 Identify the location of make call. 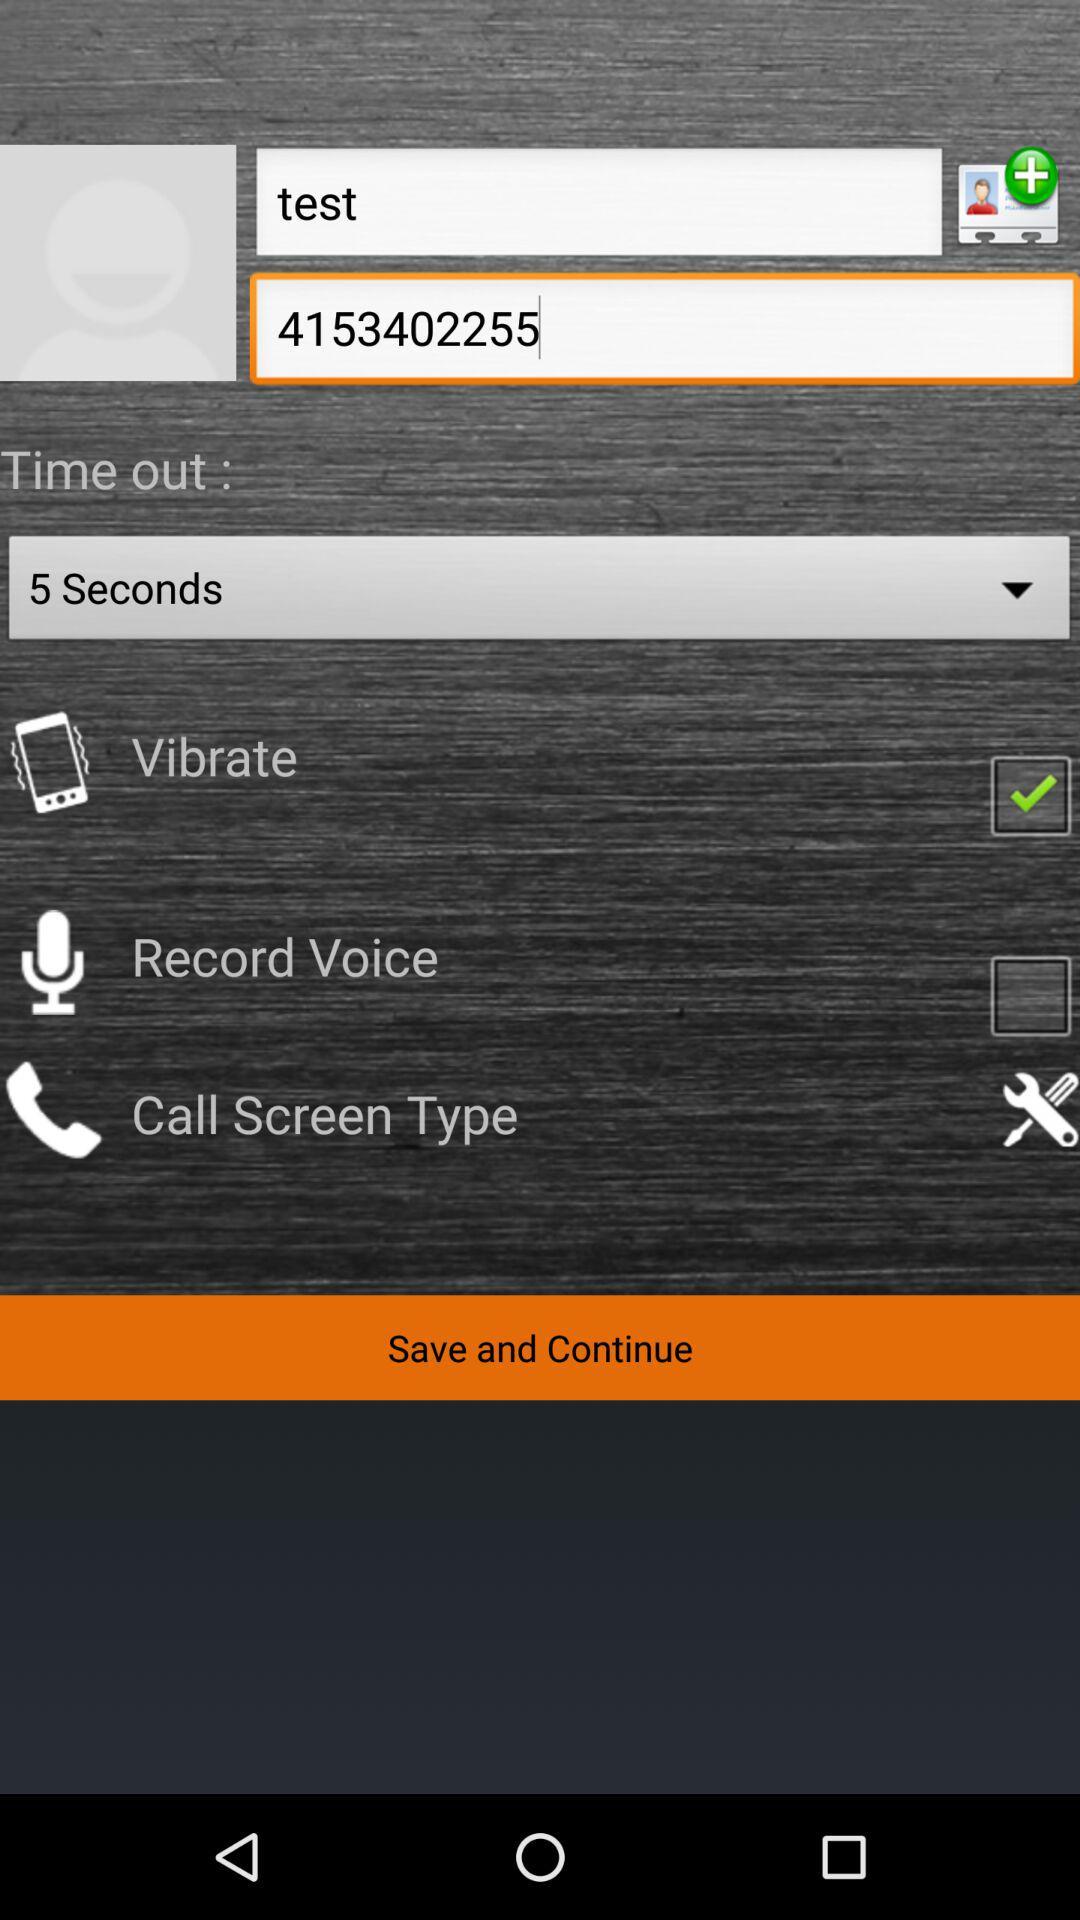
(51, 1108).